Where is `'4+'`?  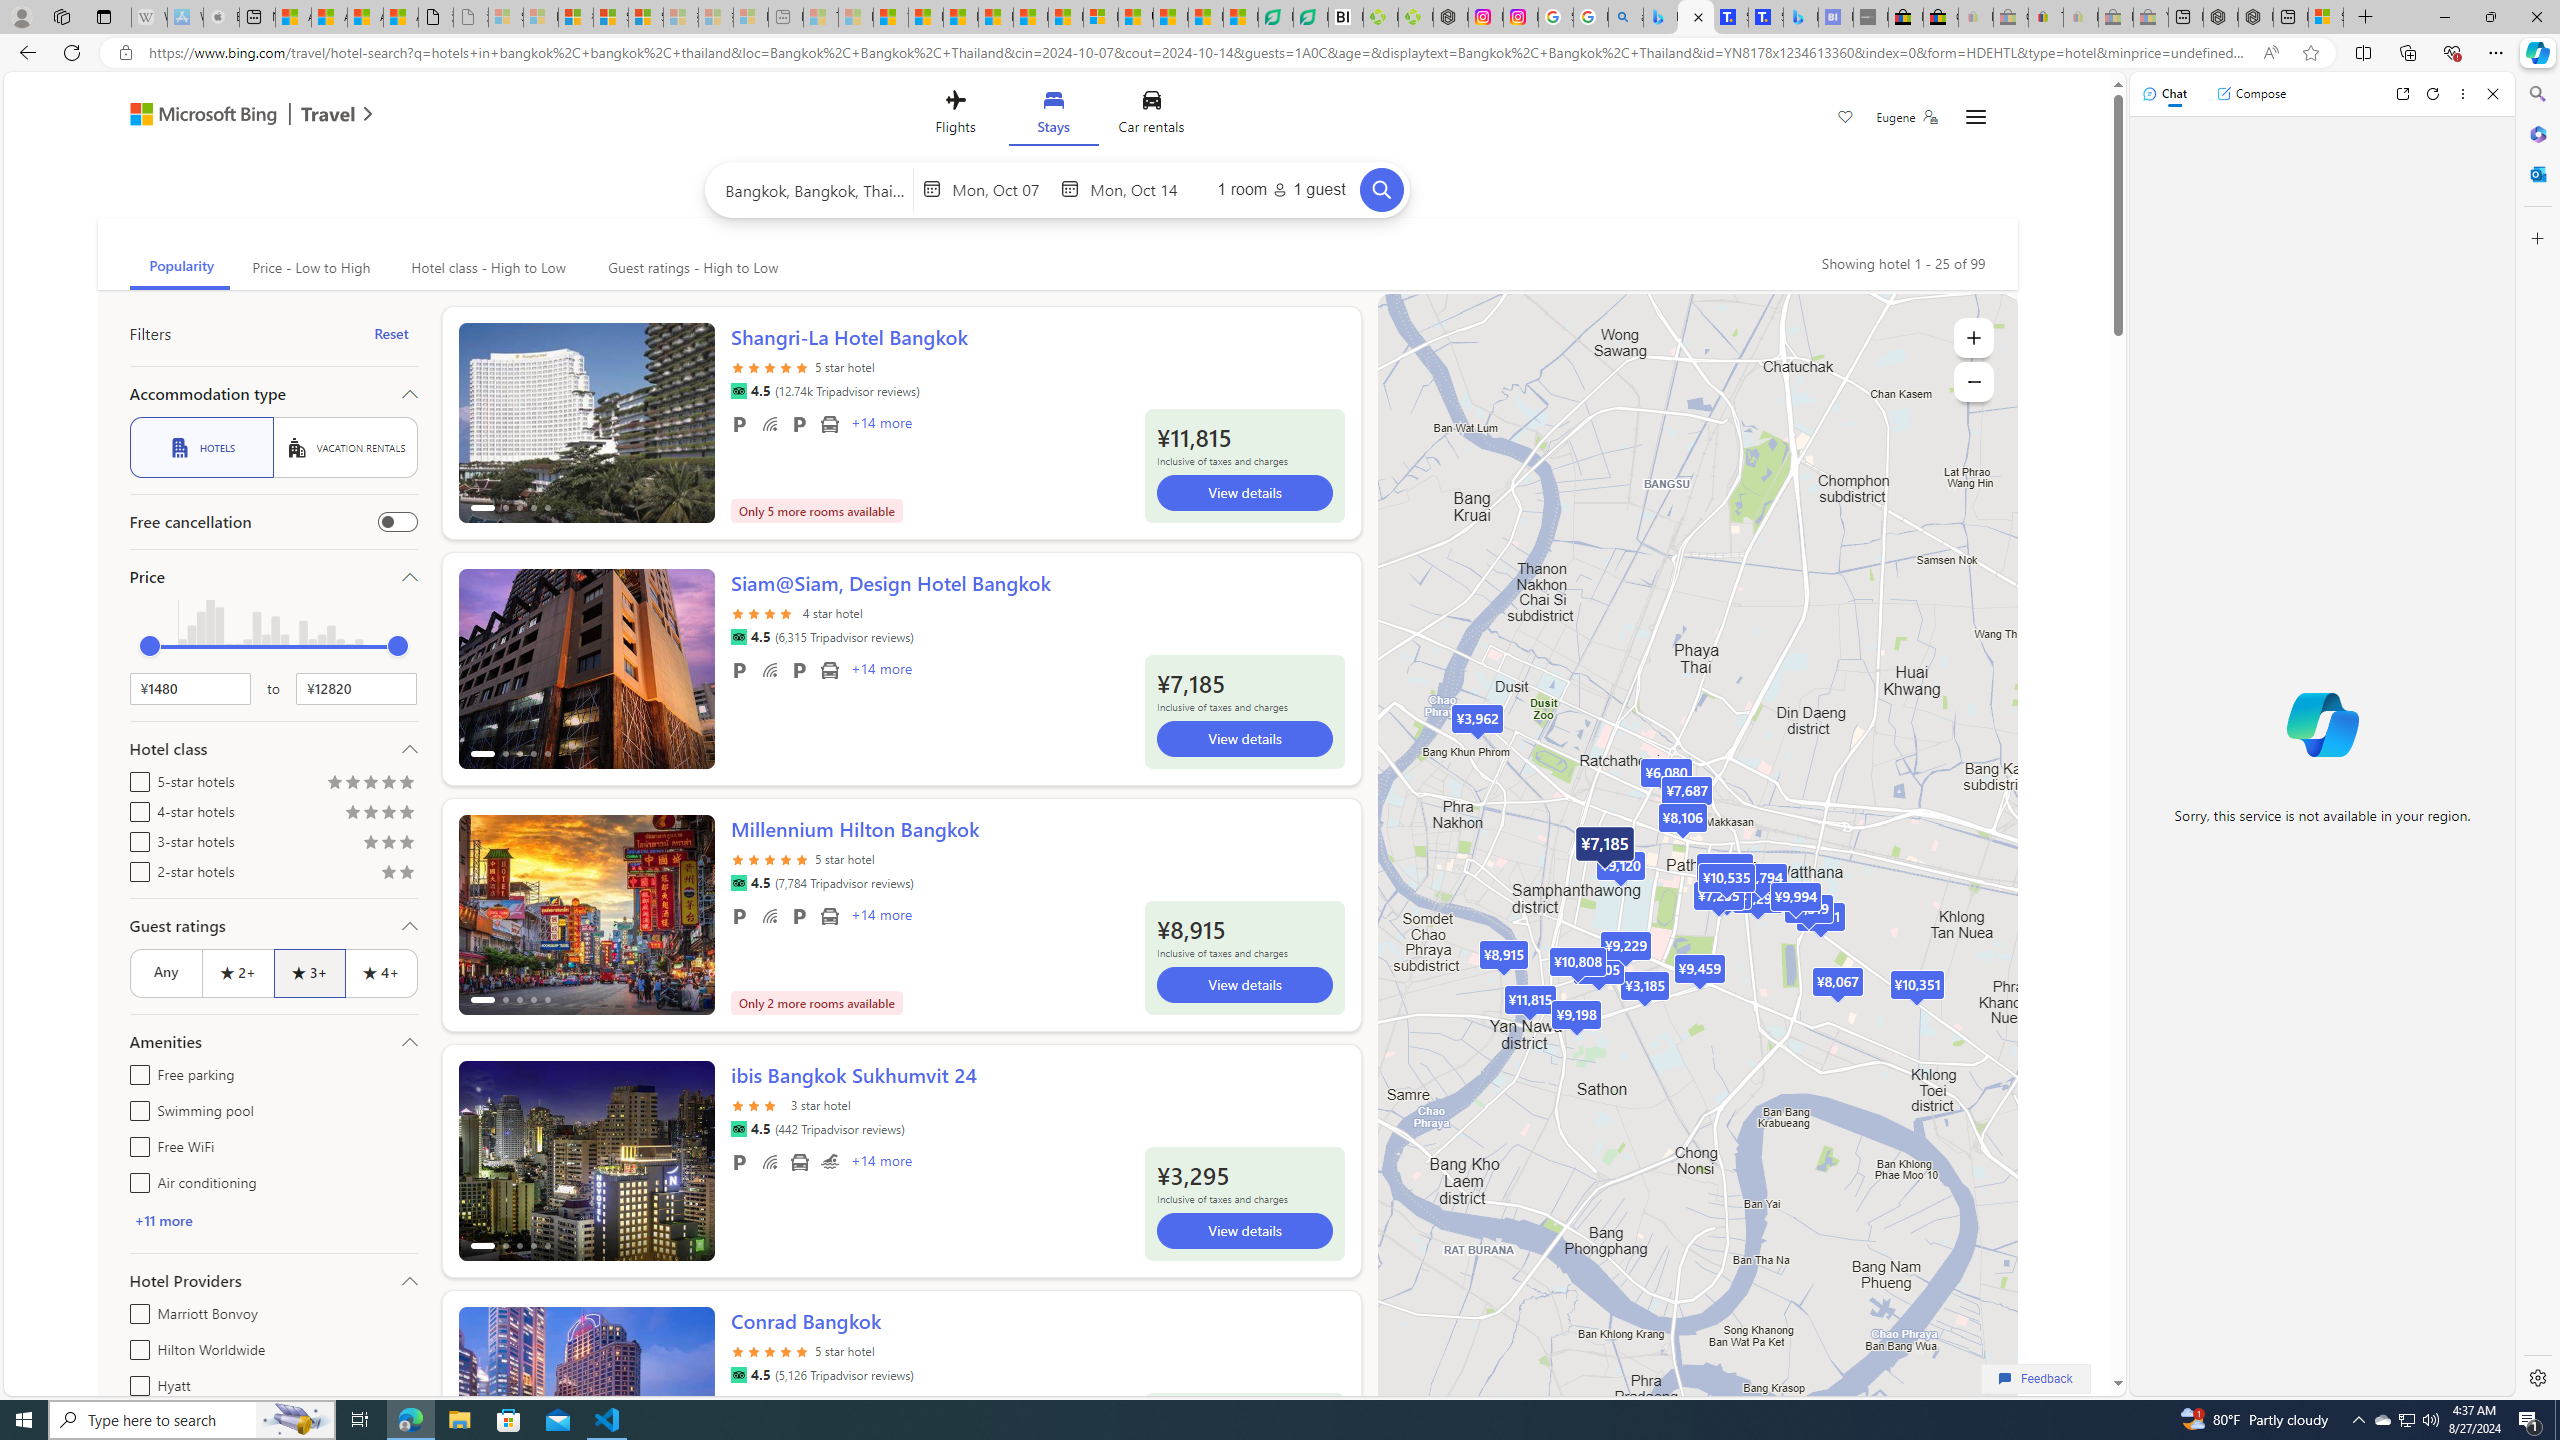 '4+' is located at coordinates (380, 972).